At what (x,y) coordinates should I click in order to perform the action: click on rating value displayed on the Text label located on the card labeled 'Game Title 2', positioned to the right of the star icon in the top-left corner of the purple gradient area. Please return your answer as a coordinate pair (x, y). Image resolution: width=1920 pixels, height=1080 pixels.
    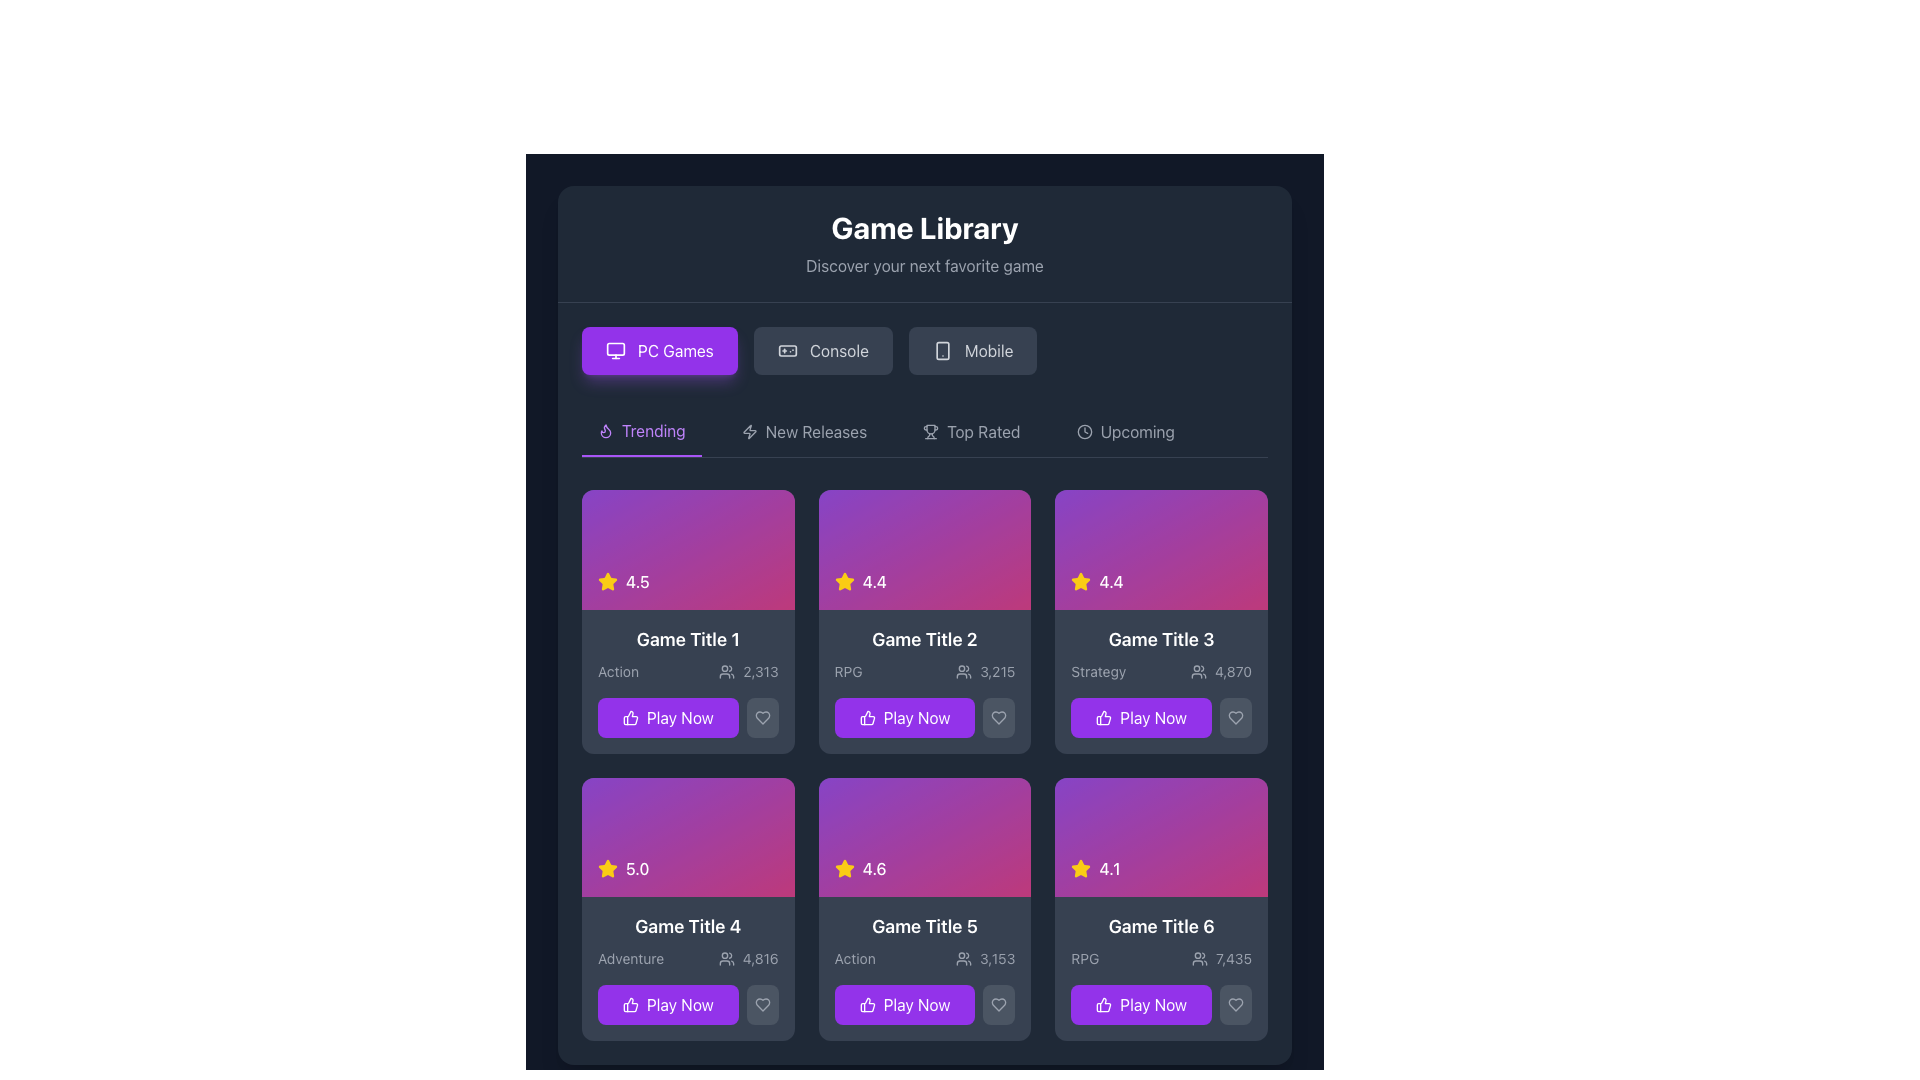
    Looking at the image, I should click on (874, 581).